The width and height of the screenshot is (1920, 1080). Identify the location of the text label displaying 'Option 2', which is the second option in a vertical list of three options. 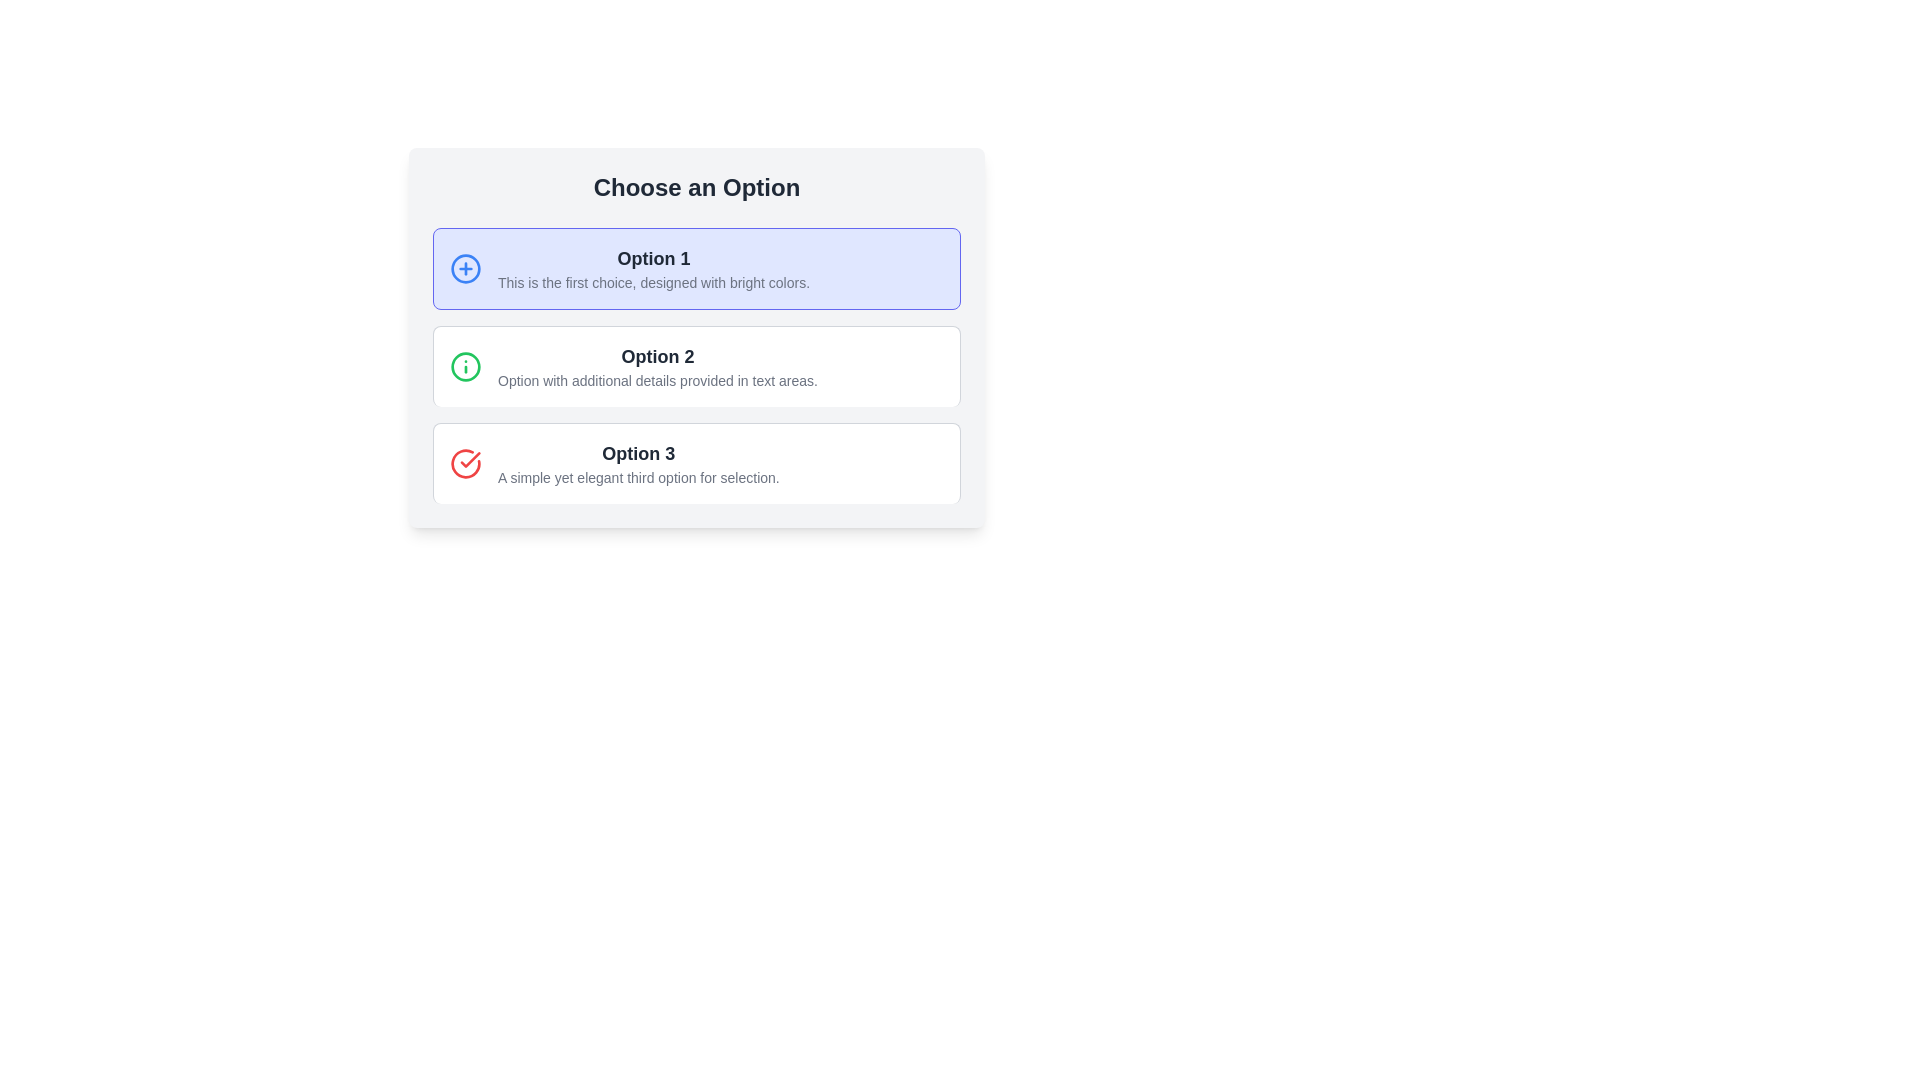
(657, 366).